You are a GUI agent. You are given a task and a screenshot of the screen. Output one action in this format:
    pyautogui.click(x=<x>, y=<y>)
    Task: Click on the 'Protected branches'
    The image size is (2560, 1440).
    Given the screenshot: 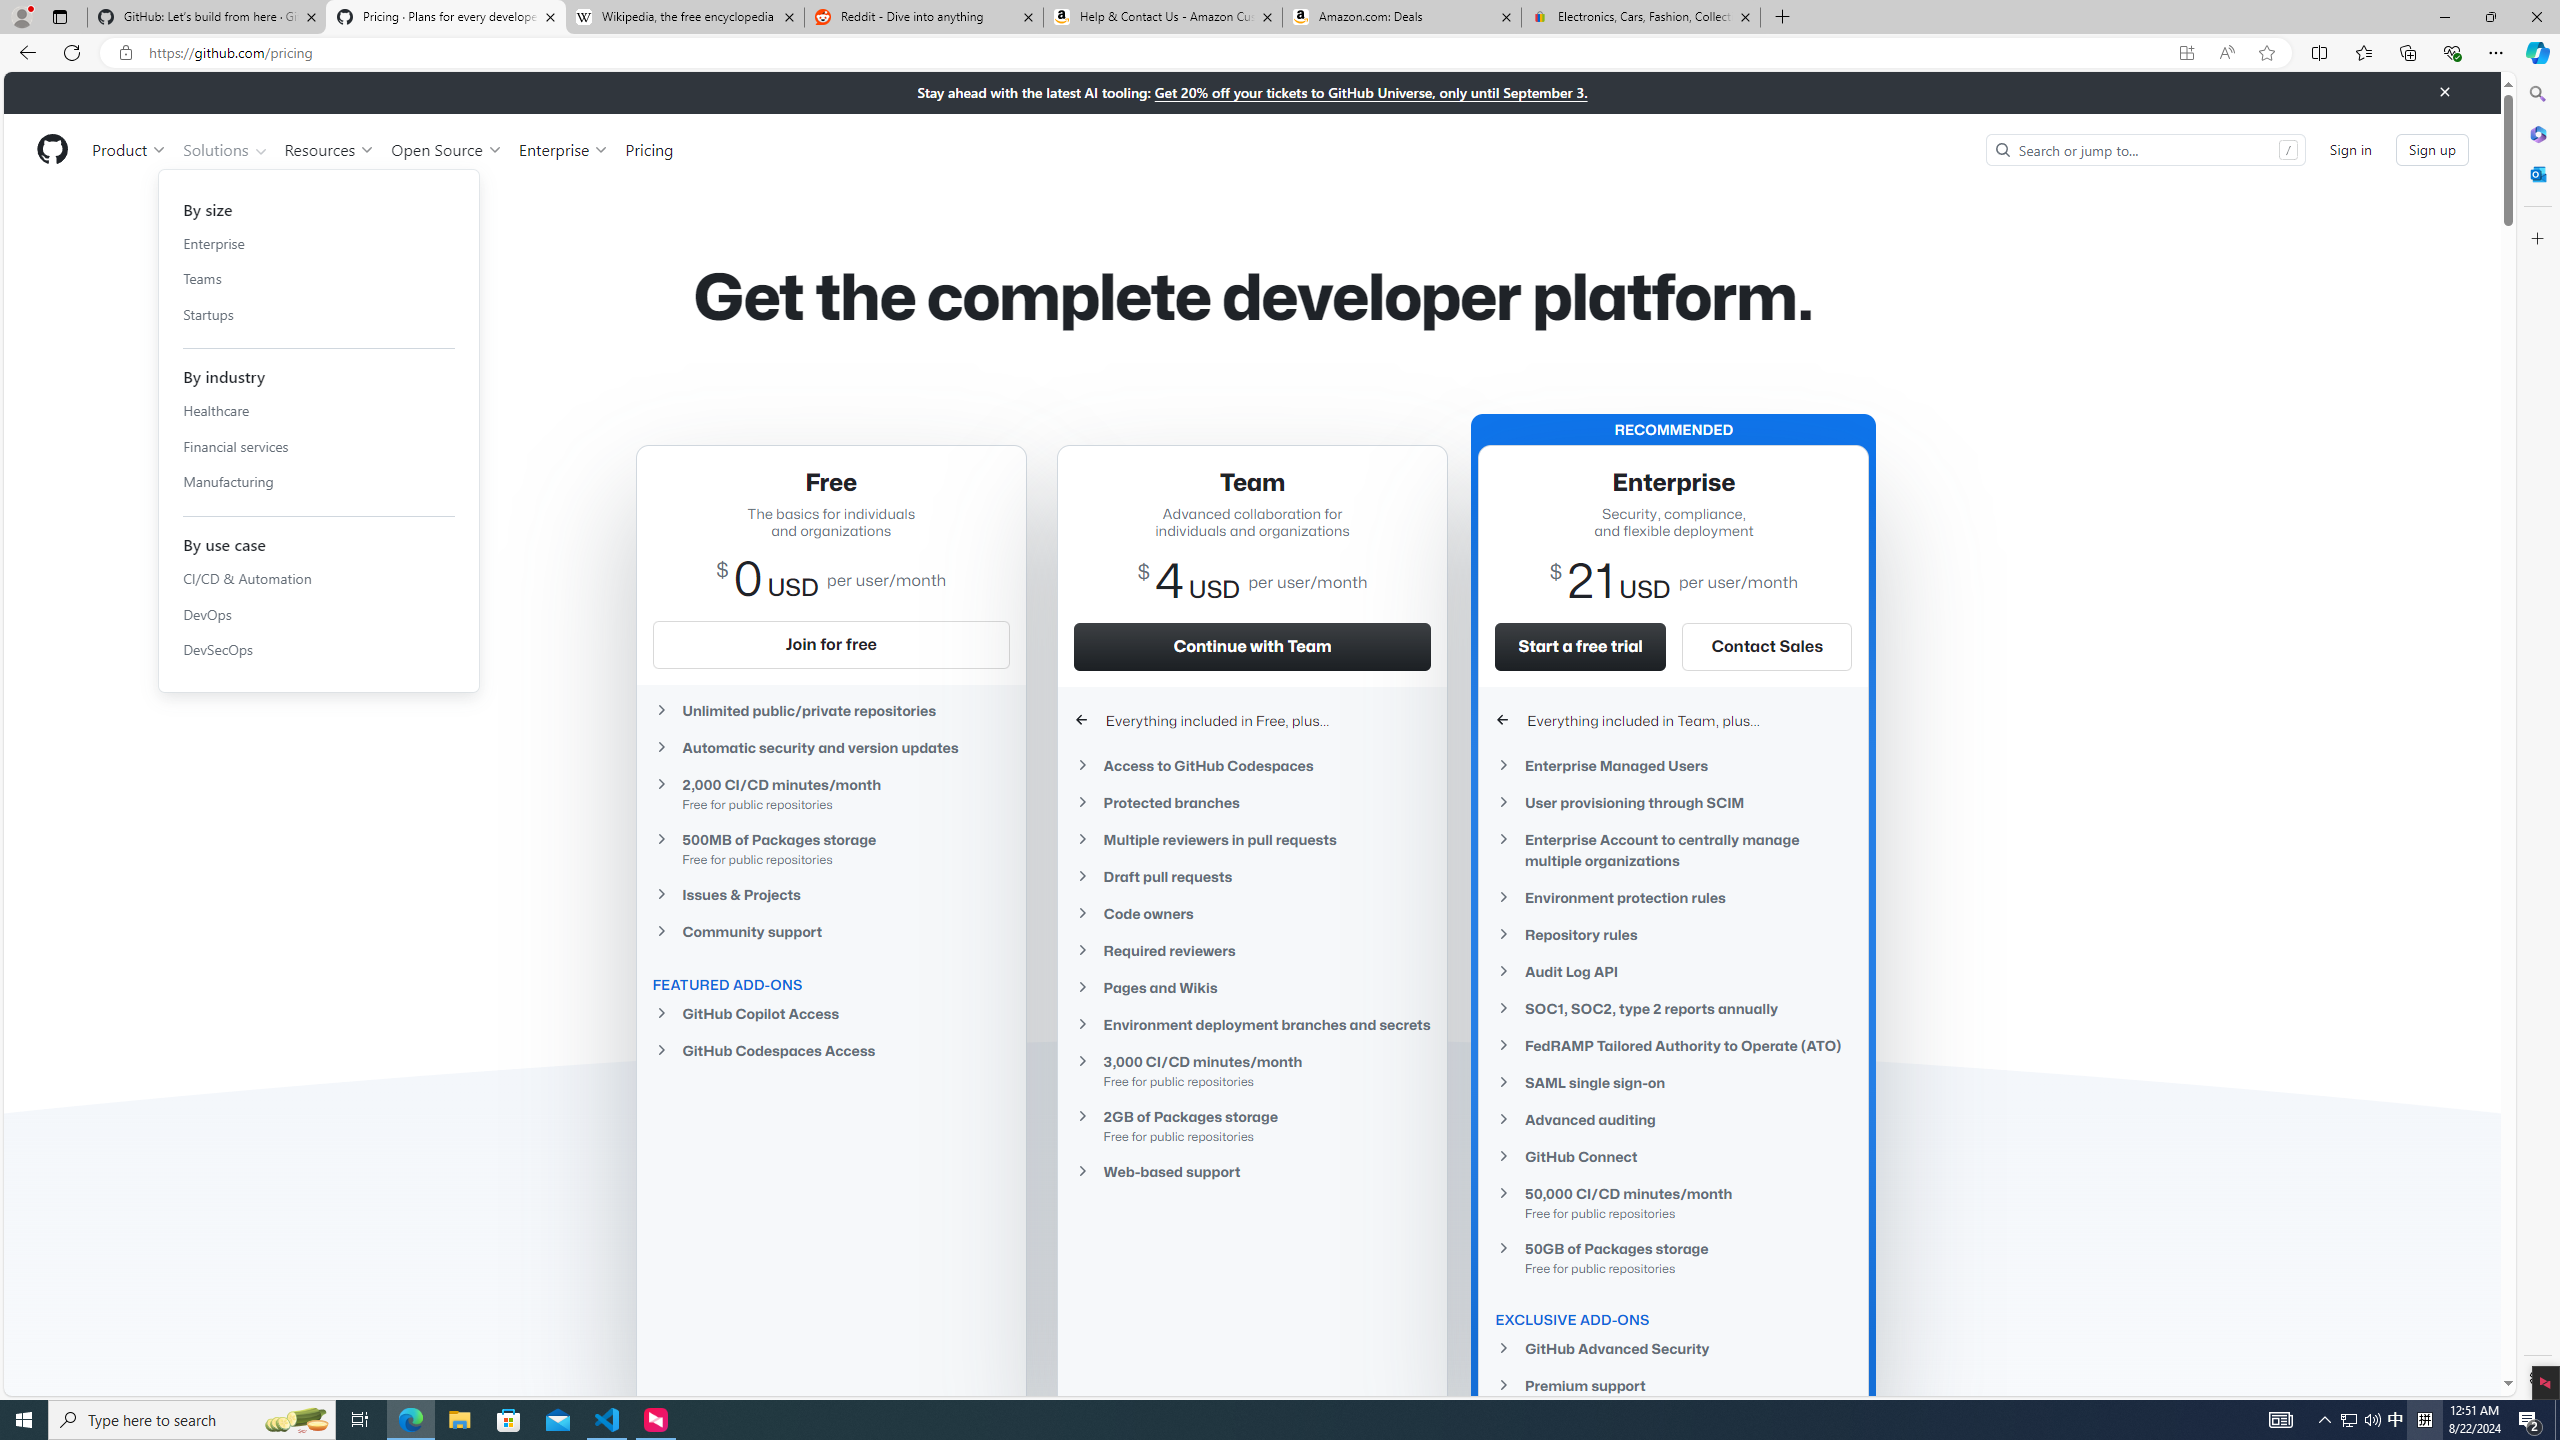 What is the action you would take?
    pyautogui.click(x=1251, y=801)
    